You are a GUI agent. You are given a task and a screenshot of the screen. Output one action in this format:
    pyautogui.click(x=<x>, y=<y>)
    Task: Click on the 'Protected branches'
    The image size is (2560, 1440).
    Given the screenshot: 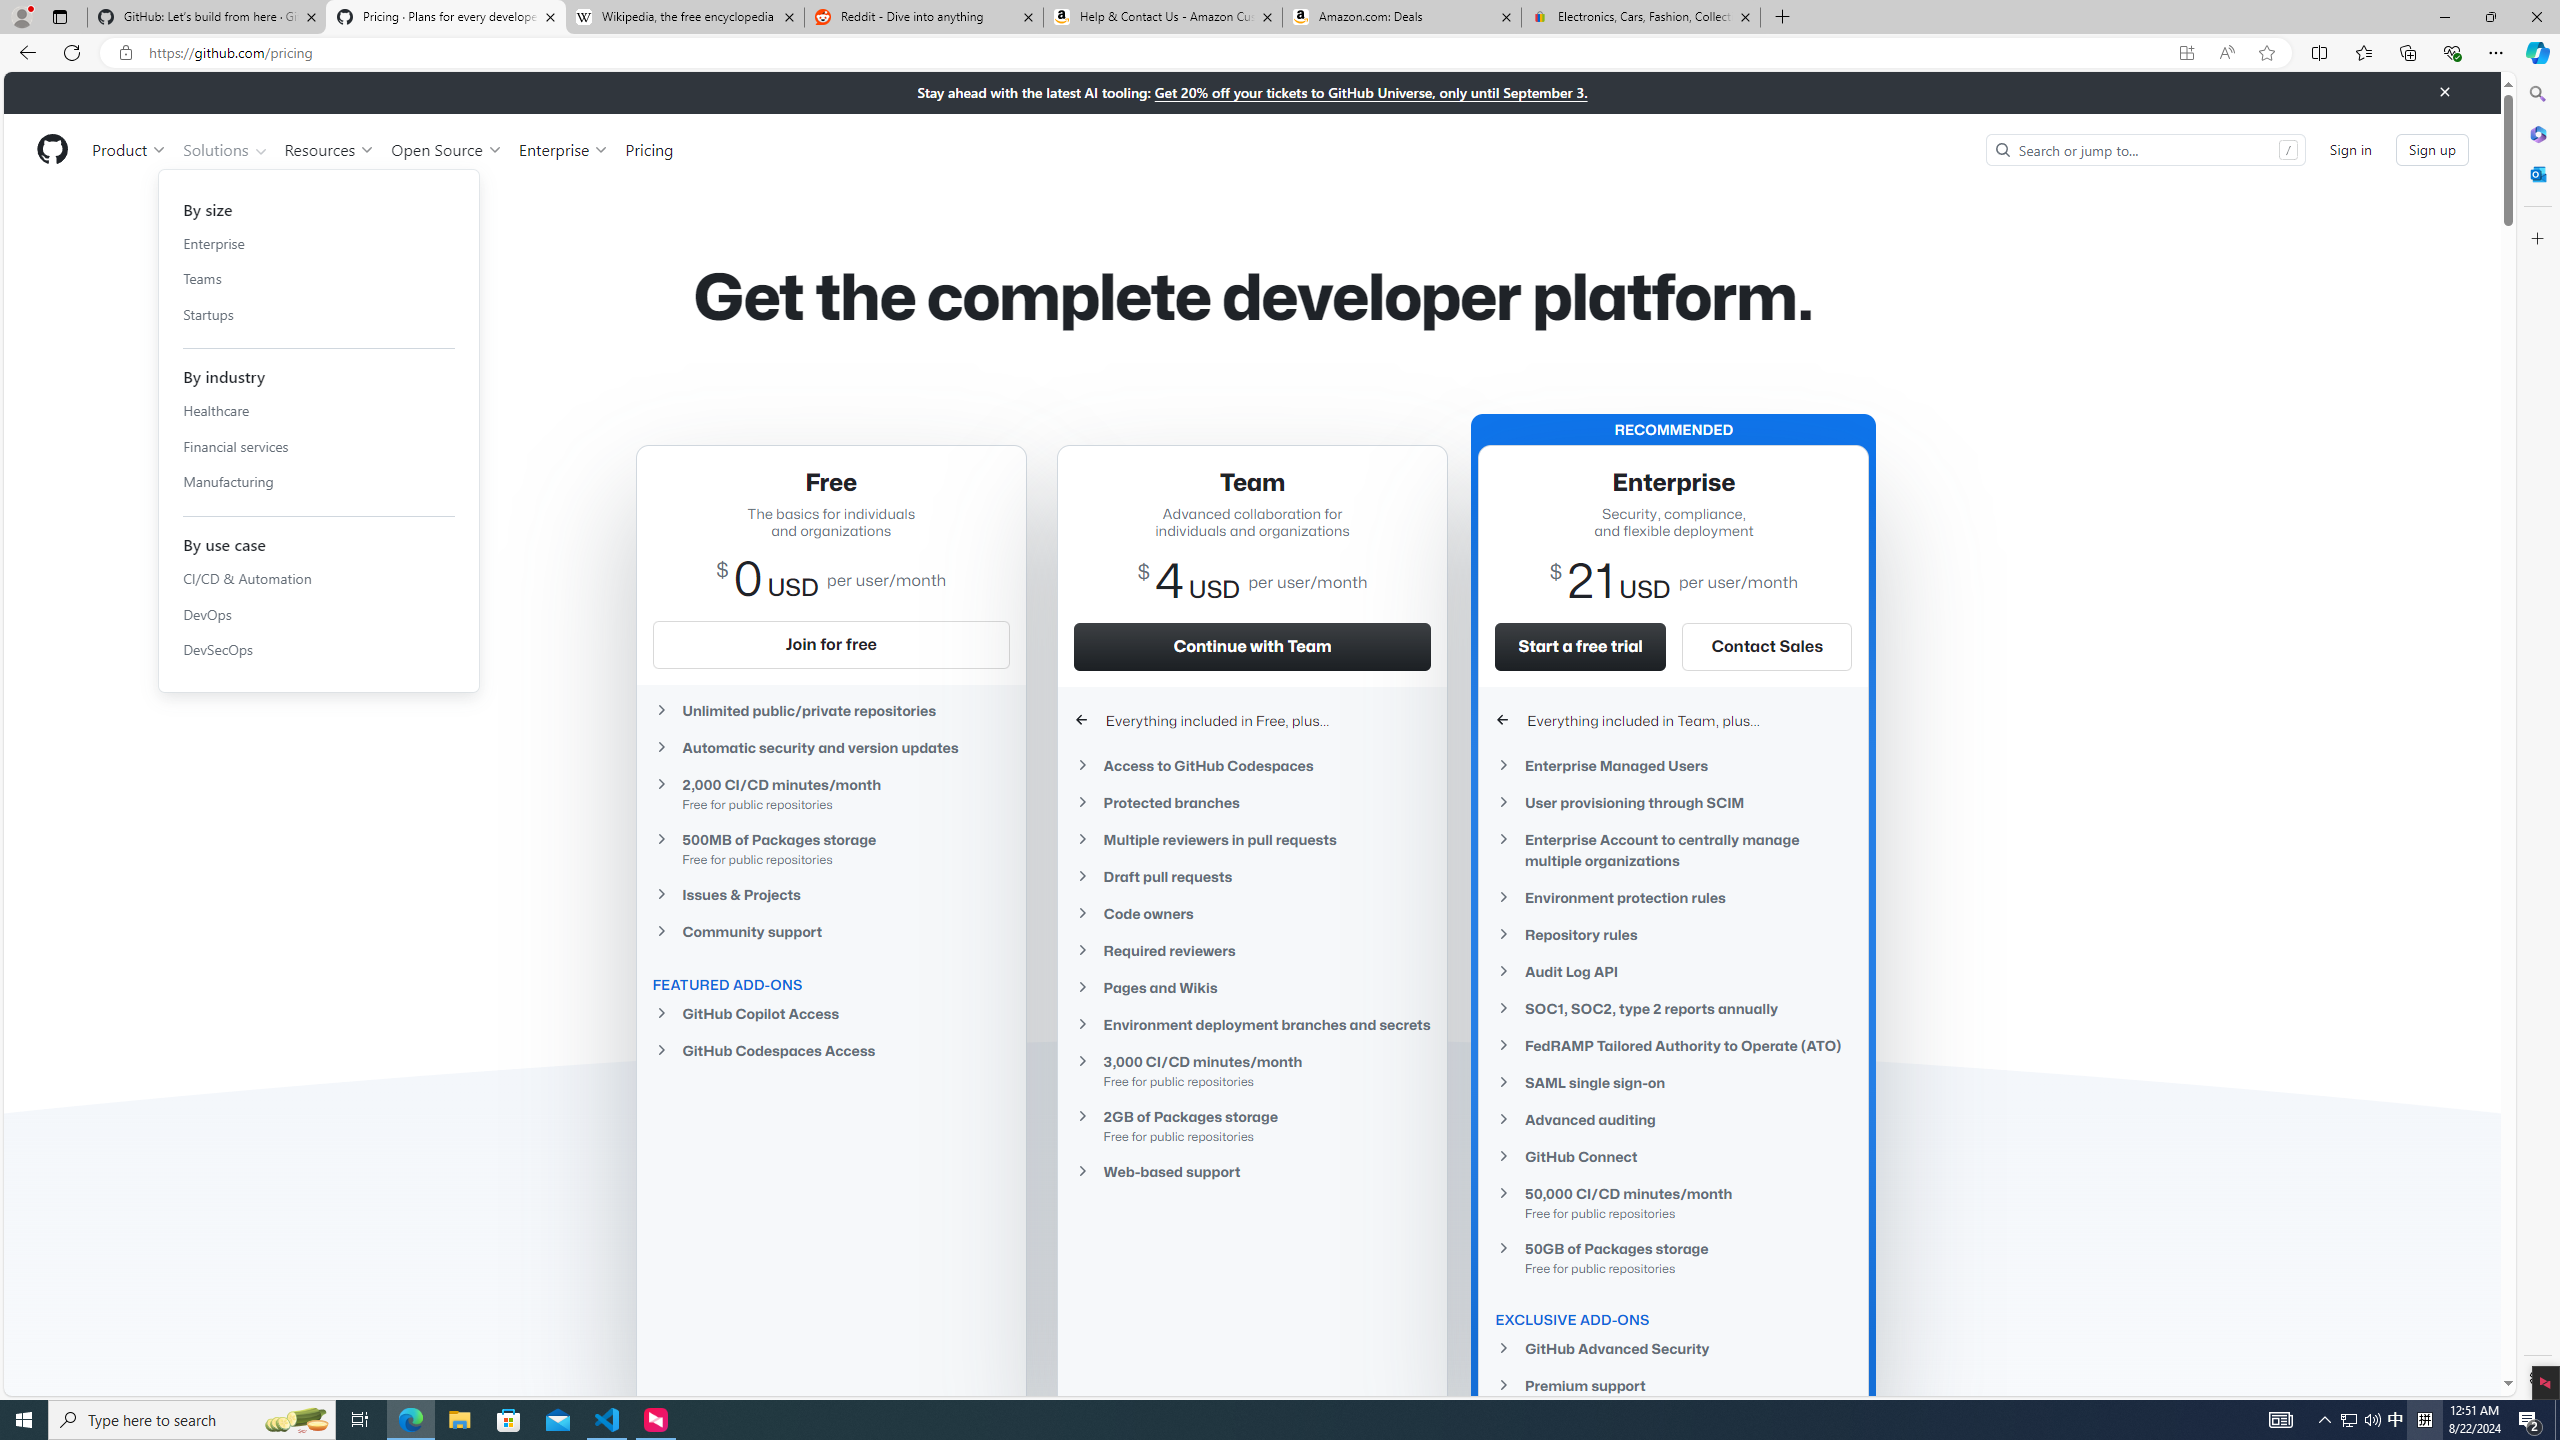 What is the action you would take?
    pyautogui.click(x=1251, y=801)
    